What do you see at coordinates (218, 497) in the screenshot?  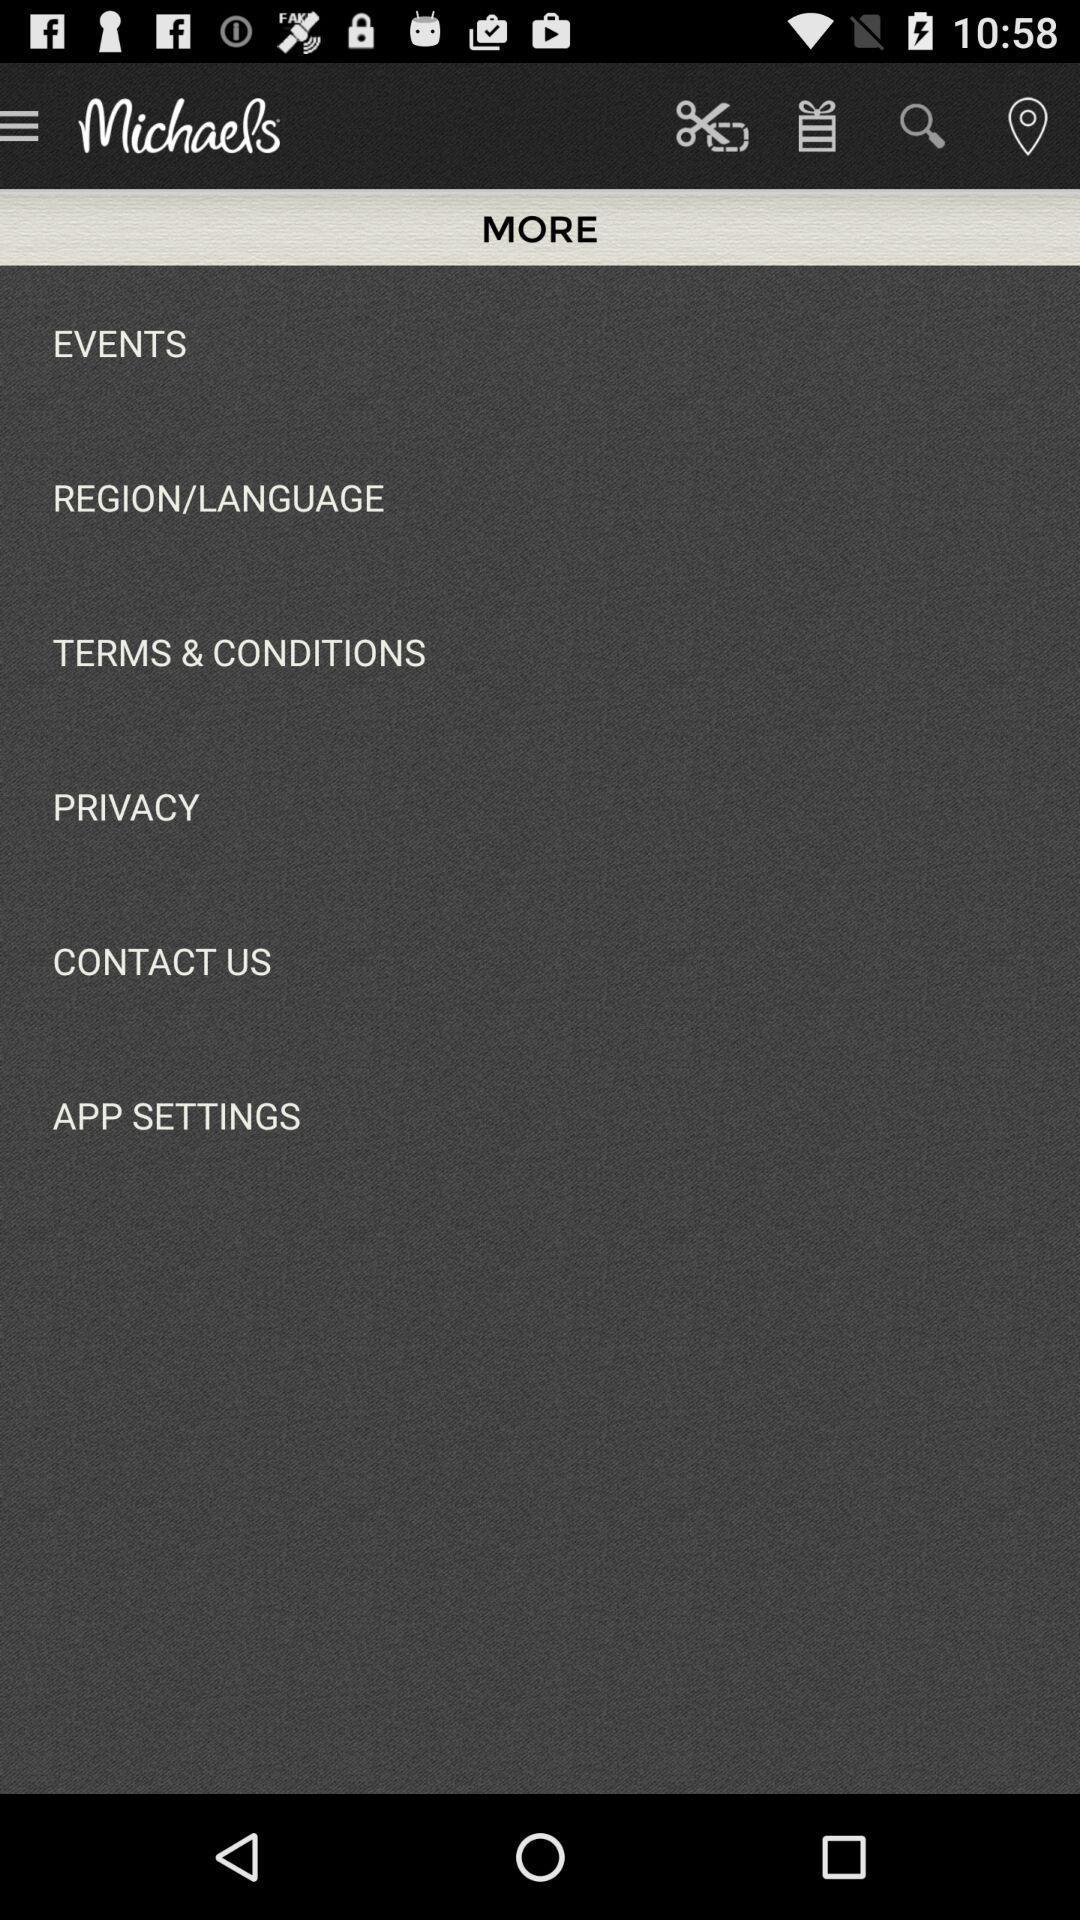 I see `the region/language app` at bounding box center [218, 497].